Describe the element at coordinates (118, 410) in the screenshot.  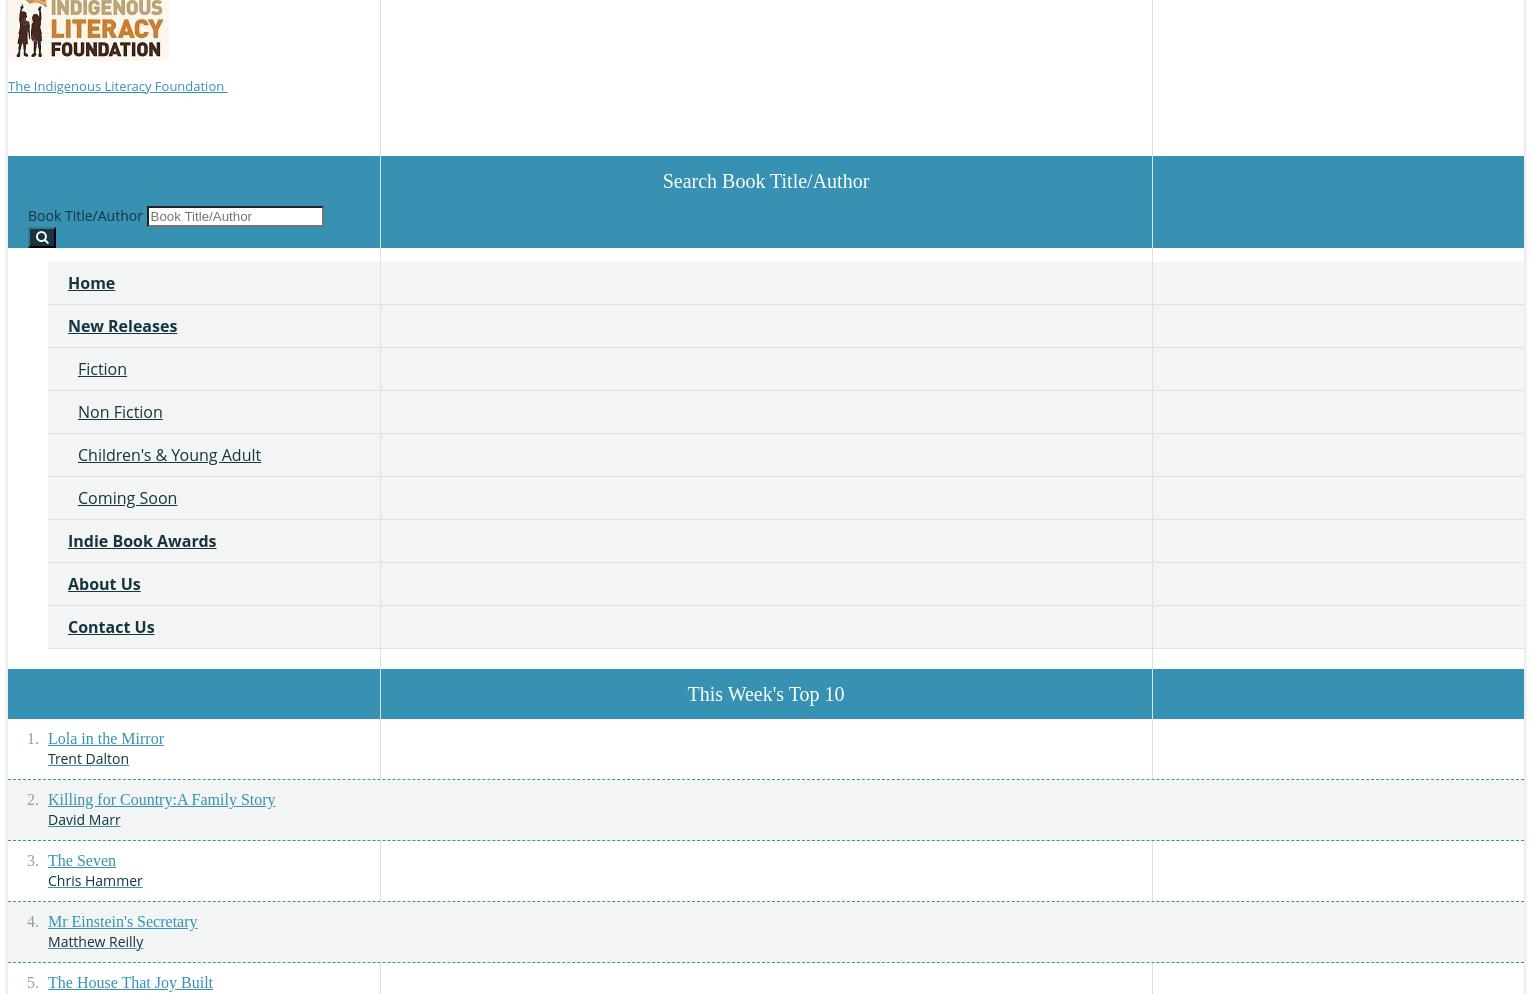
I see `'Non Fiction'` at that location.